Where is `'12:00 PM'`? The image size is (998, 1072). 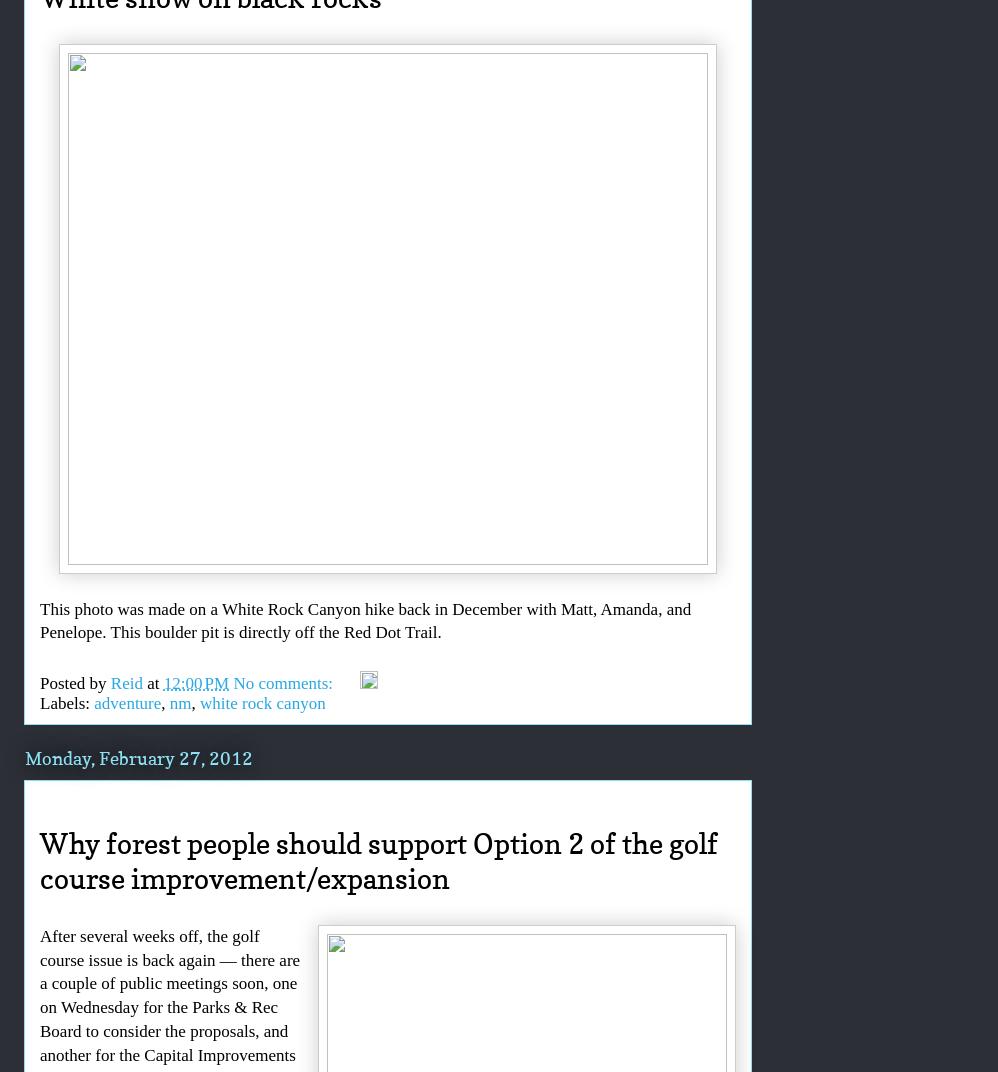
'12:00 PM' is located at coordinates (195, 681).